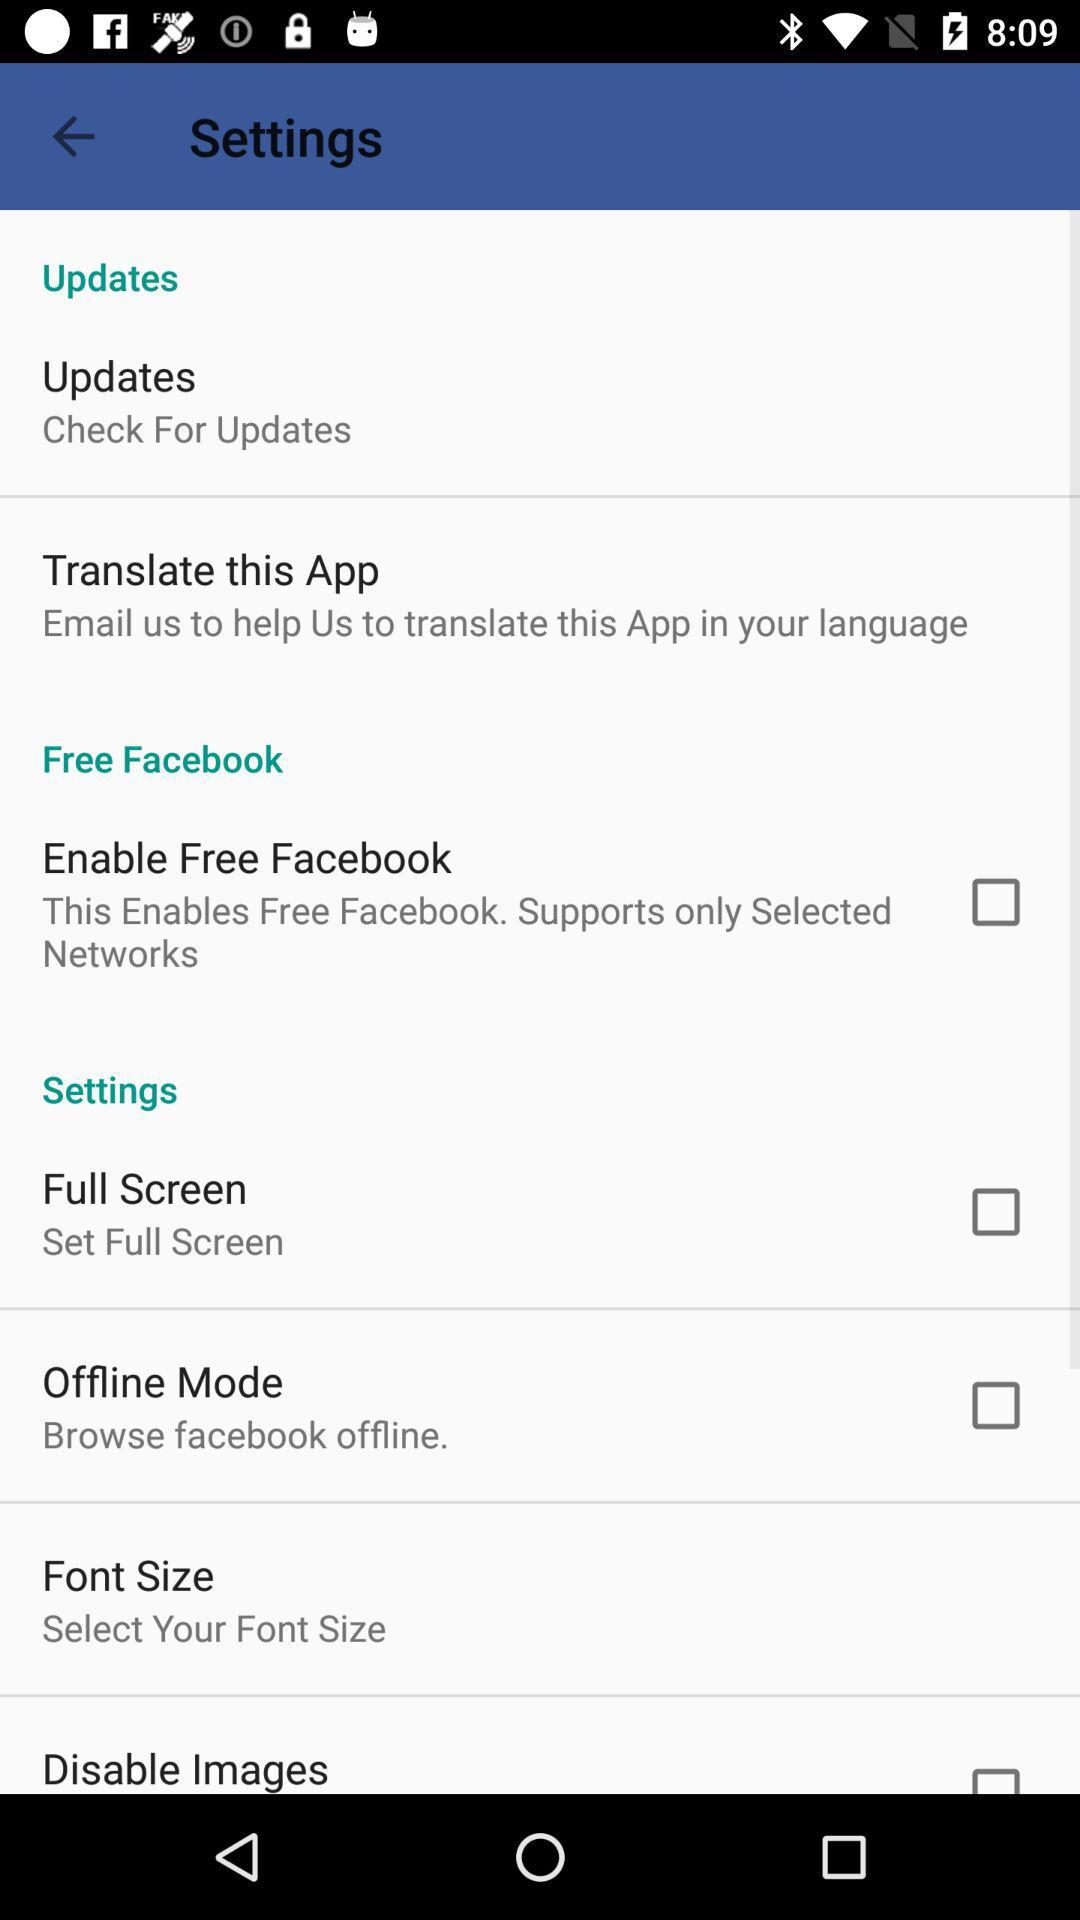 This screenshot has height=1920, width=1080. I want to click on the item above the browse facebook offline. icon, so click(161, 1379).